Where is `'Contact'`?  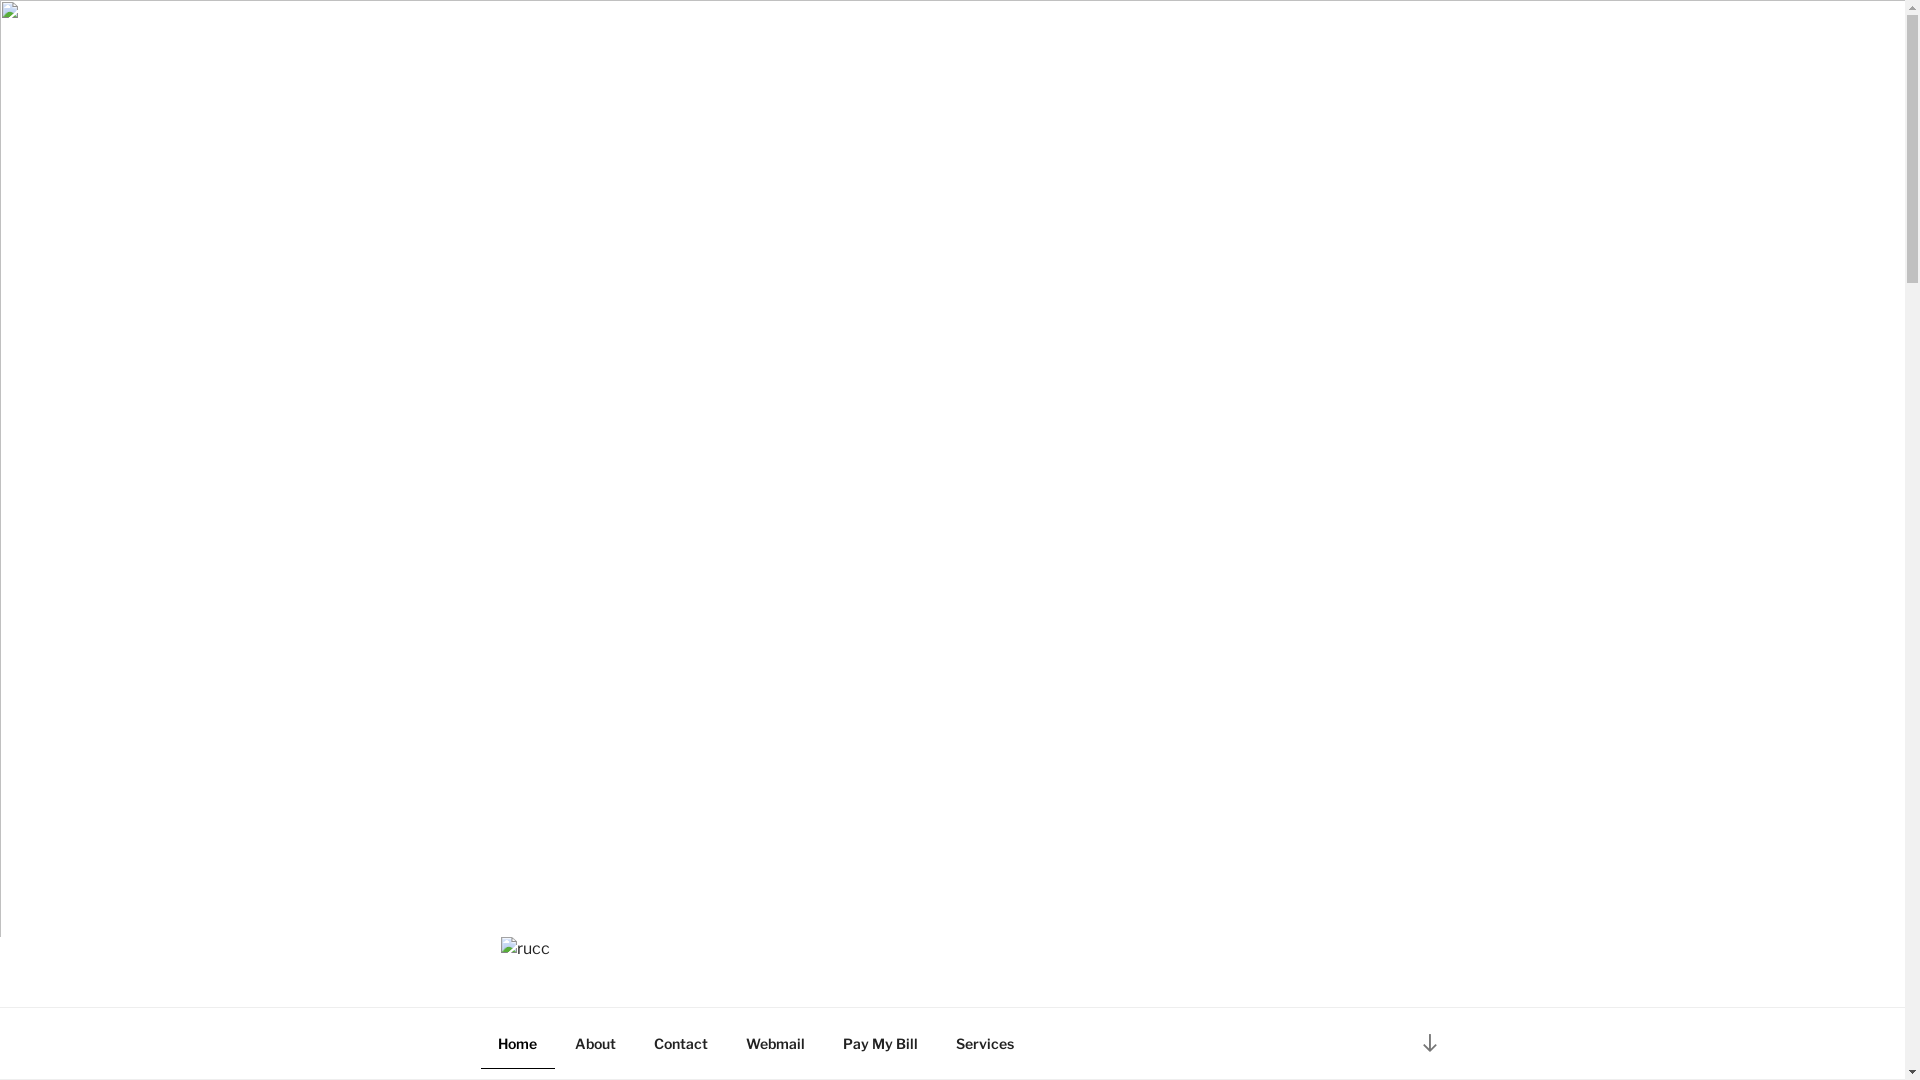 'Contact' is located at coordinates (680, 1041).